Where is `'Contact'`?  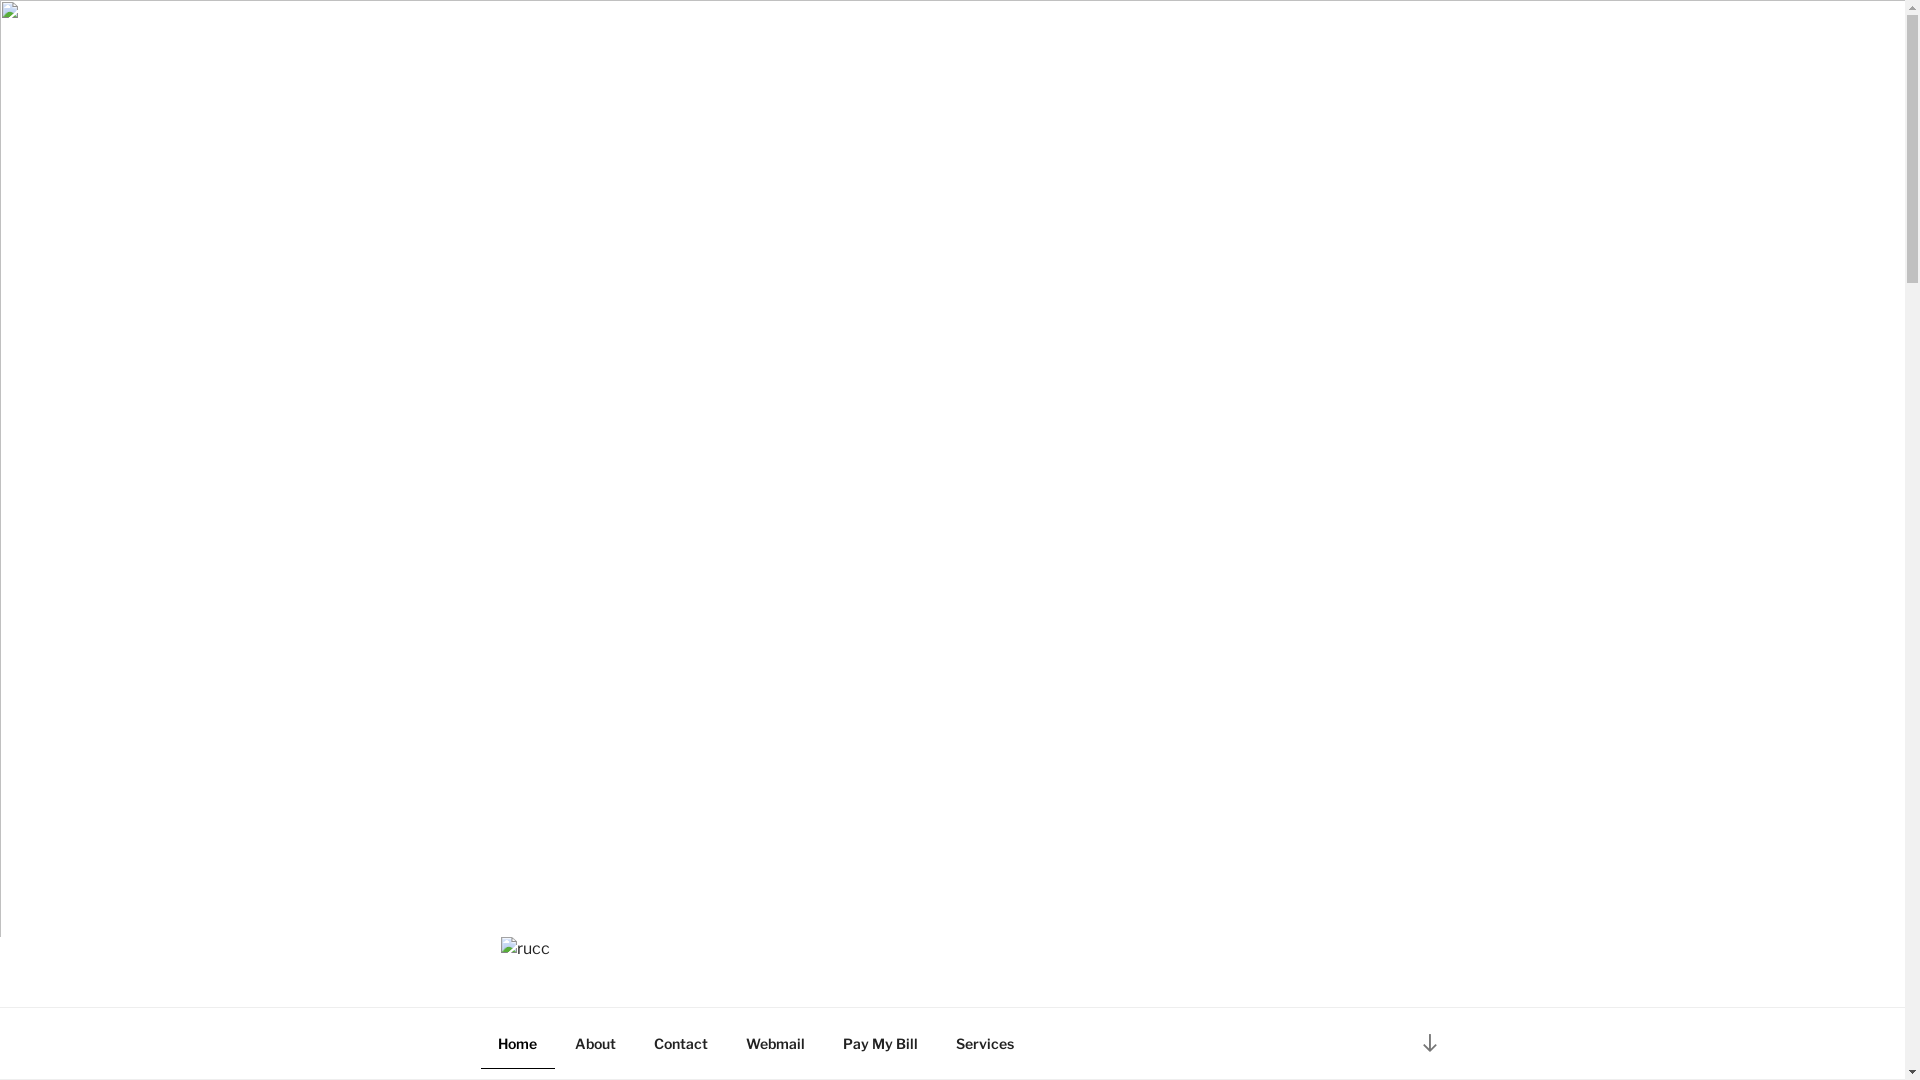 'Contact' is located at coordinates (680, 1041).